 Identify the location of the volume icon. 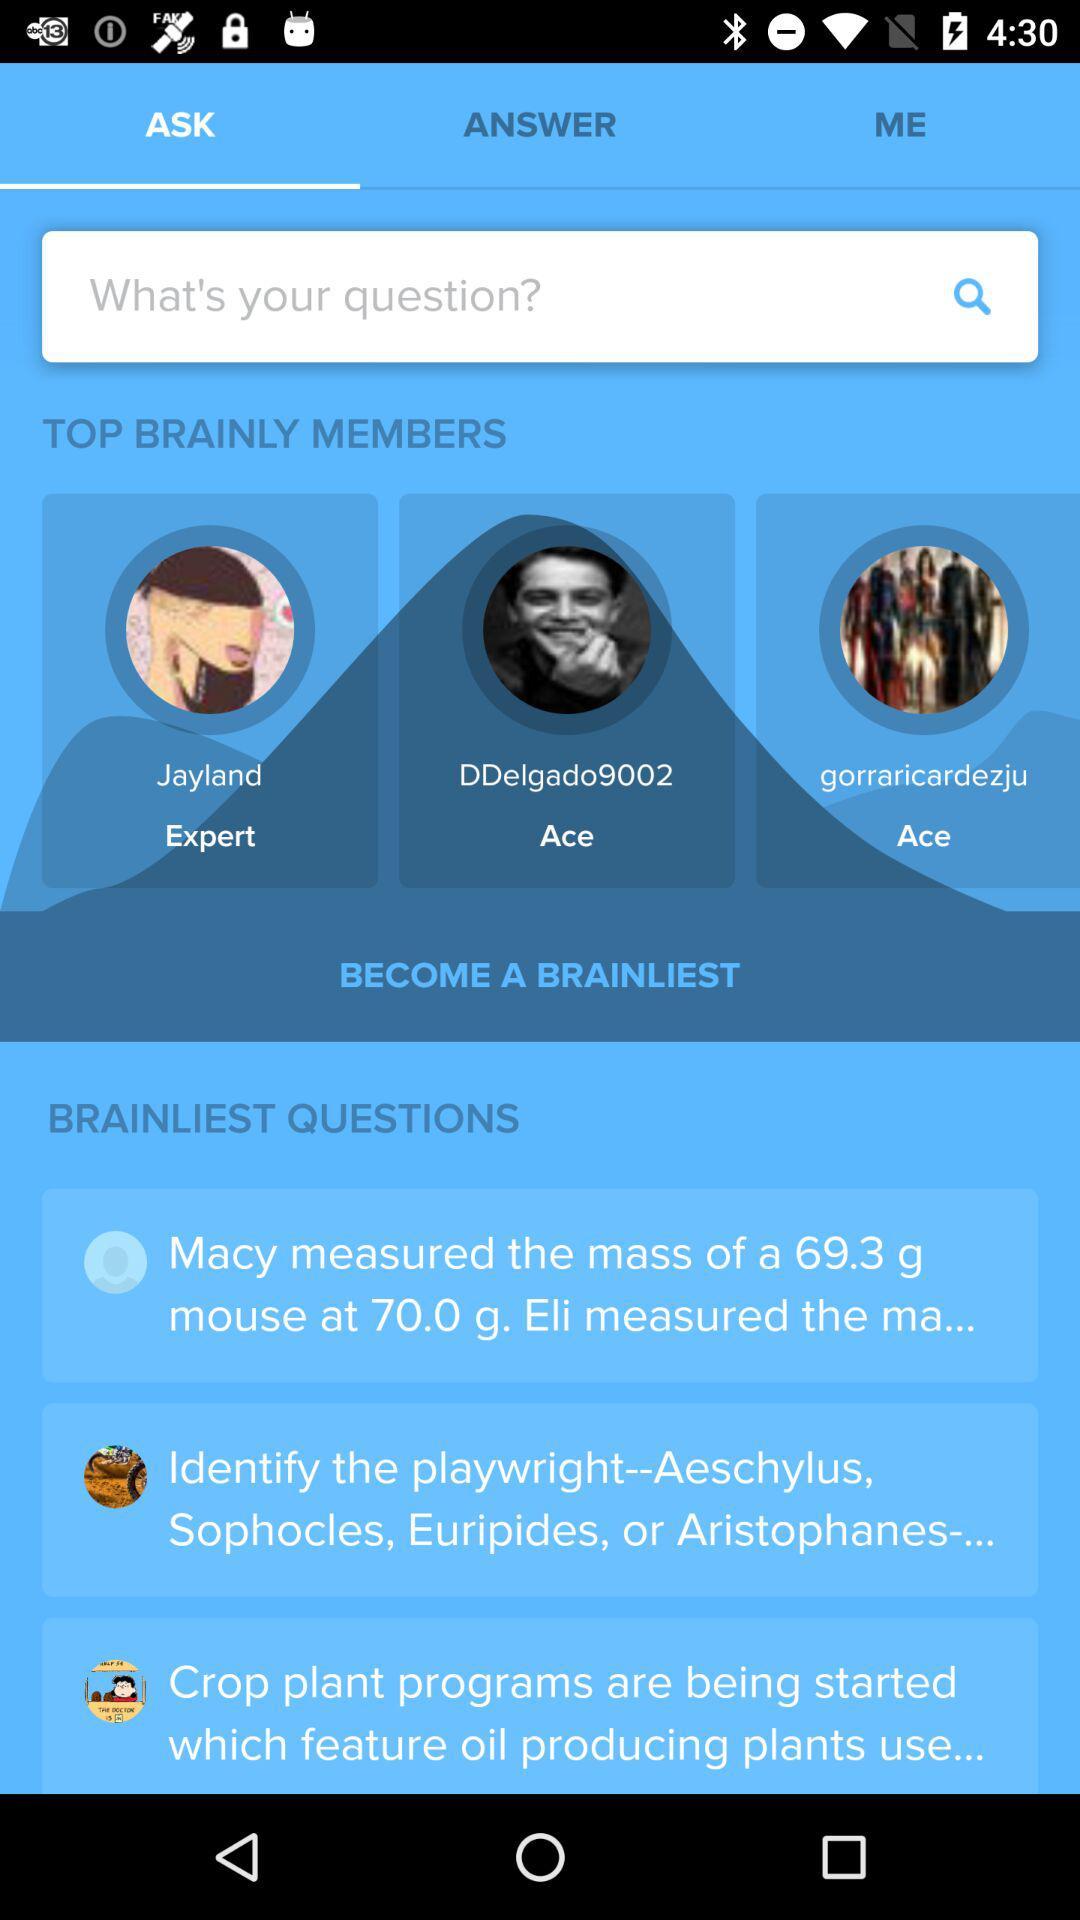
(88, 285).